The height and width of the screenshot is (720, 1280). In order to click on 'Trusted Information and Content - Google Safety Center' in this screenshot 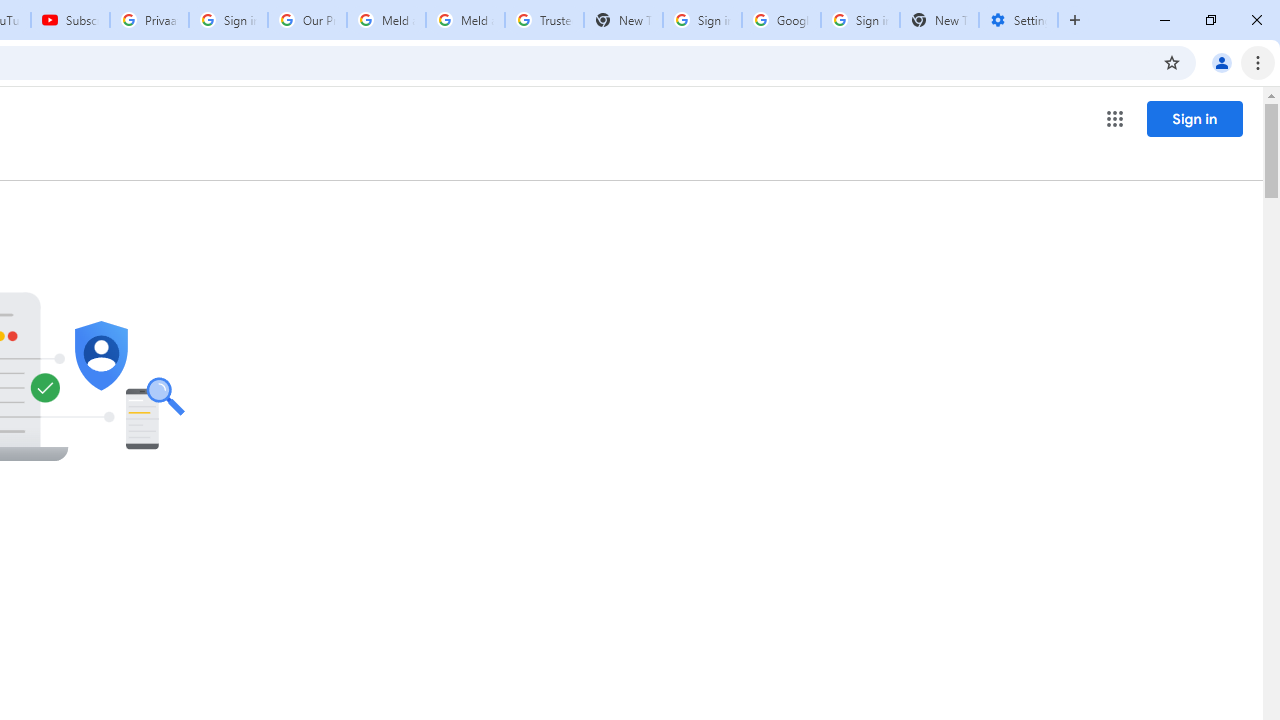, I will do `click(544, 20)`.